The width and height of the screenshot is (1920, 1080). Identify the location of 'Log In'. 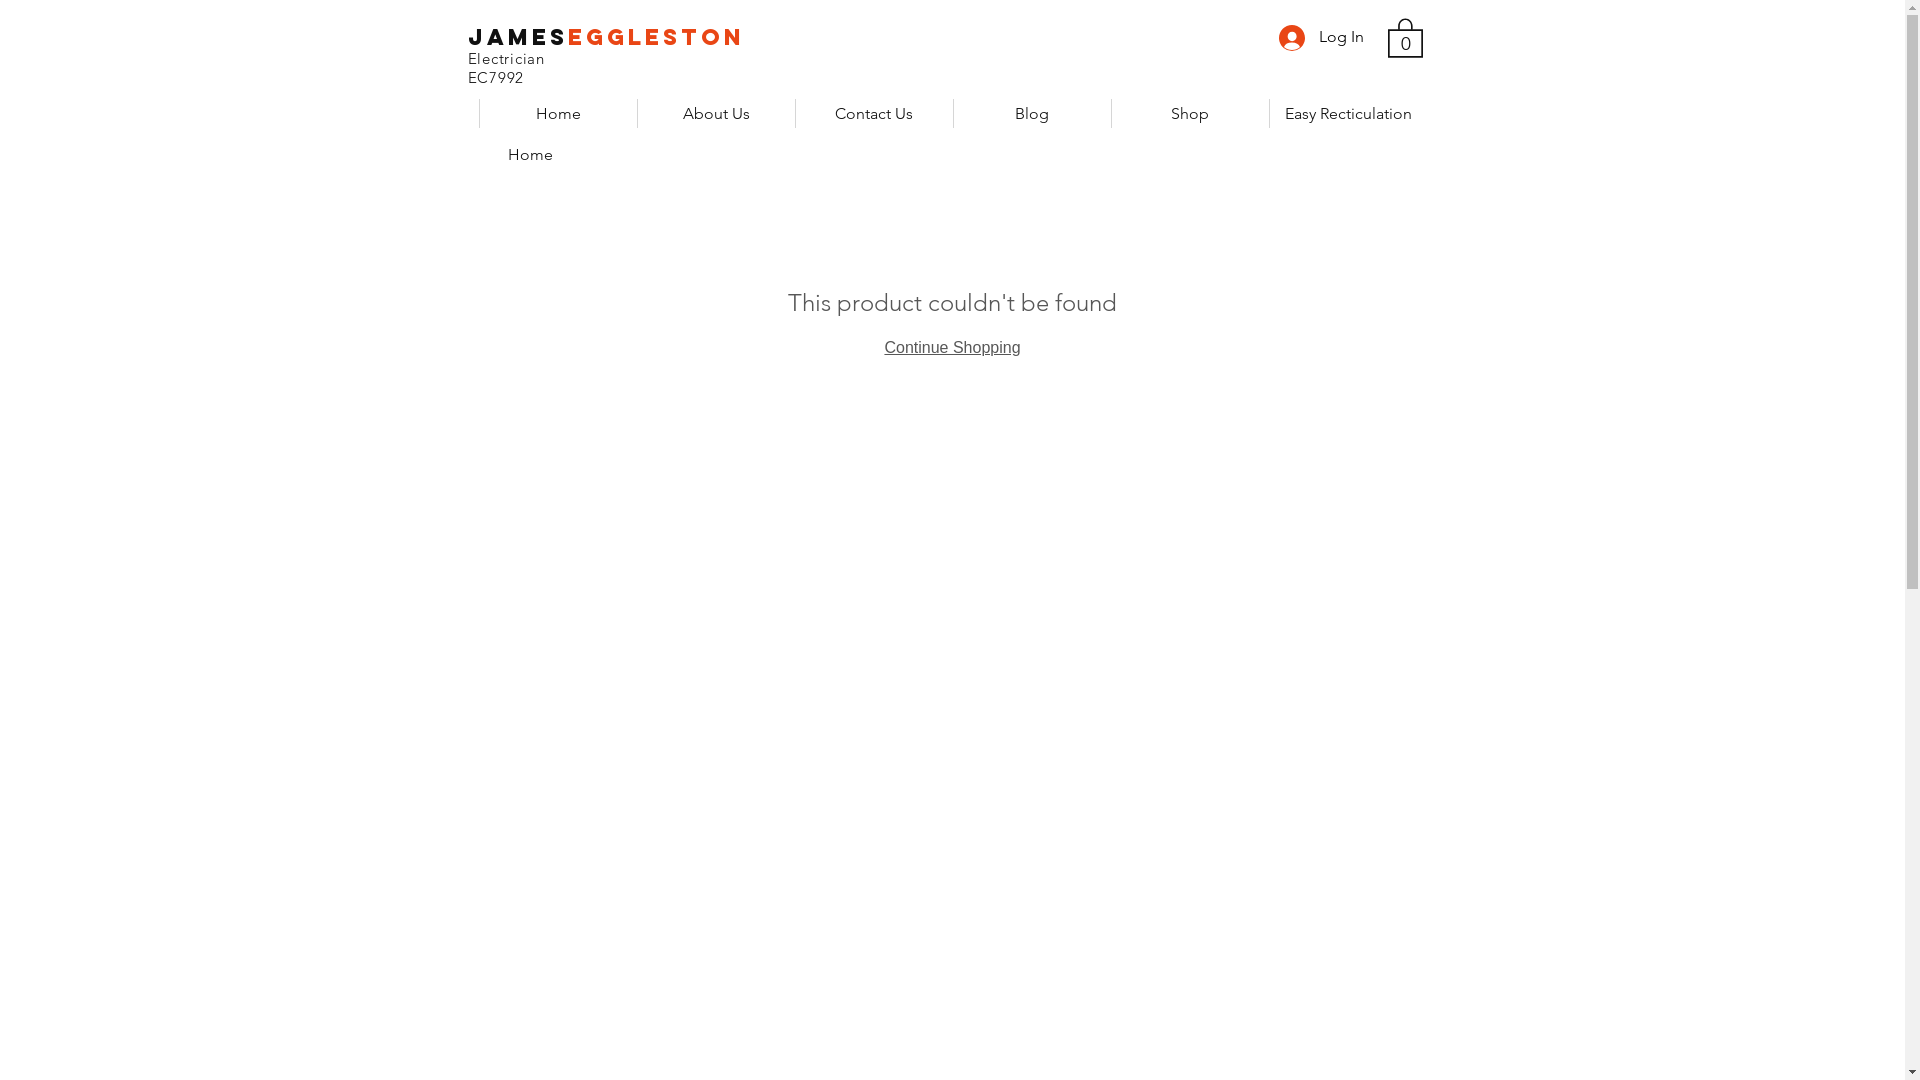
(1320, 37).